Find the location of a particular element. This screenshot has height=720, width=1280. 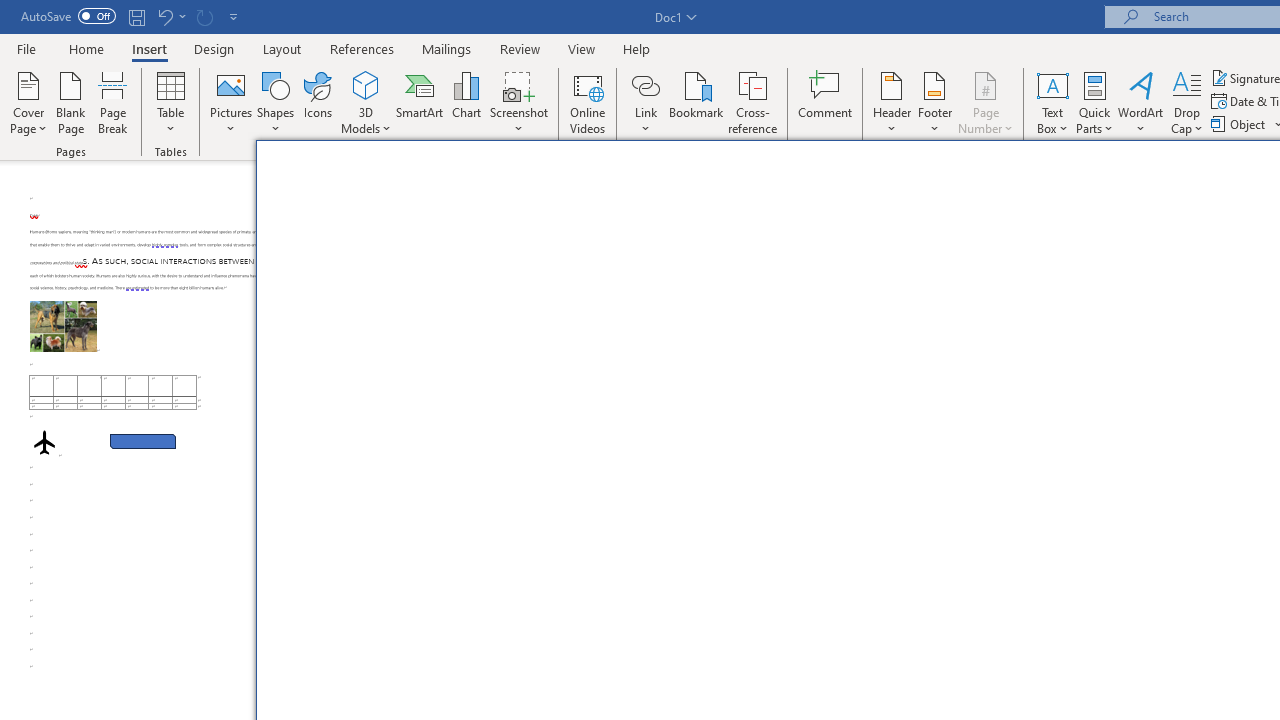

'Airplane with solid fill' is located at coordinates (44, 441).